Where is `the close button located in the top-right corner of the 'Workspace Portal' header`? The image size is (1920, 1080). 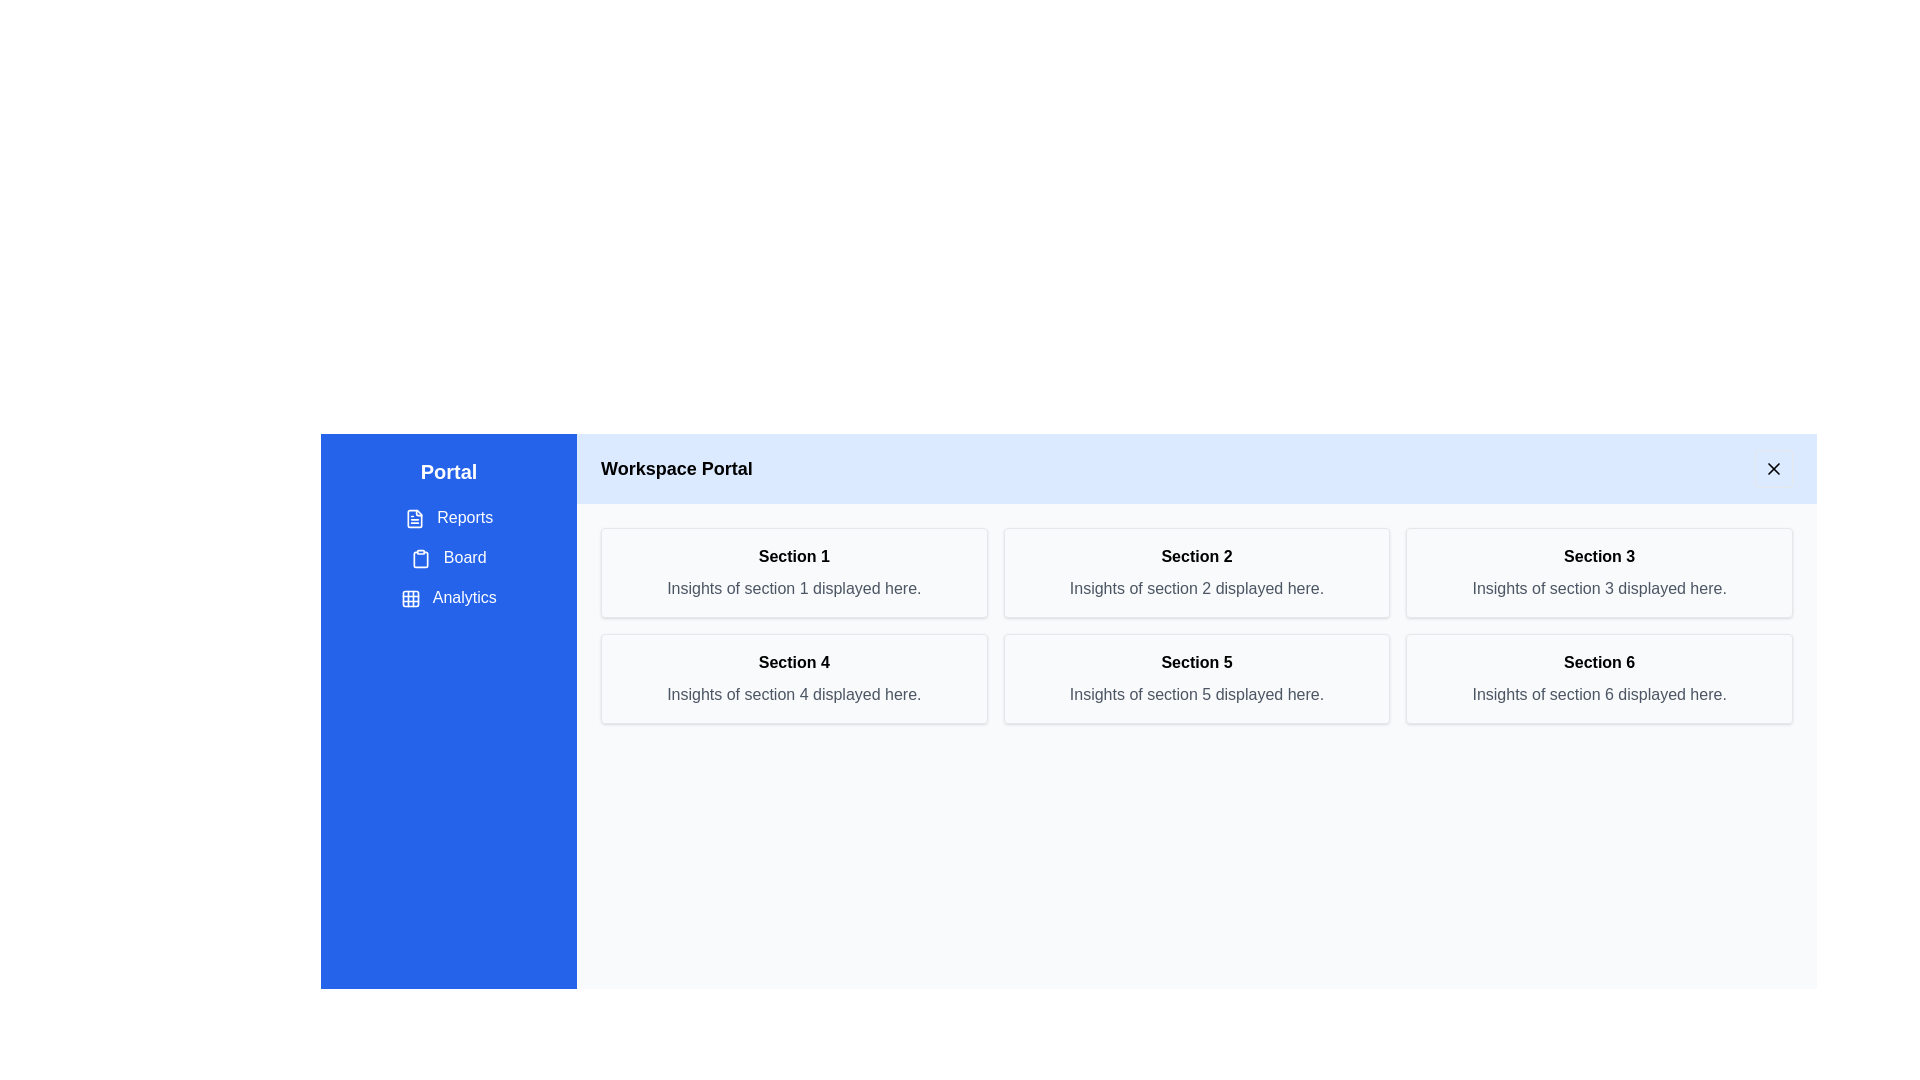
the close button located in the top-right corner of the 'Workspace Portal' header is located at coordinates (1774, 469).